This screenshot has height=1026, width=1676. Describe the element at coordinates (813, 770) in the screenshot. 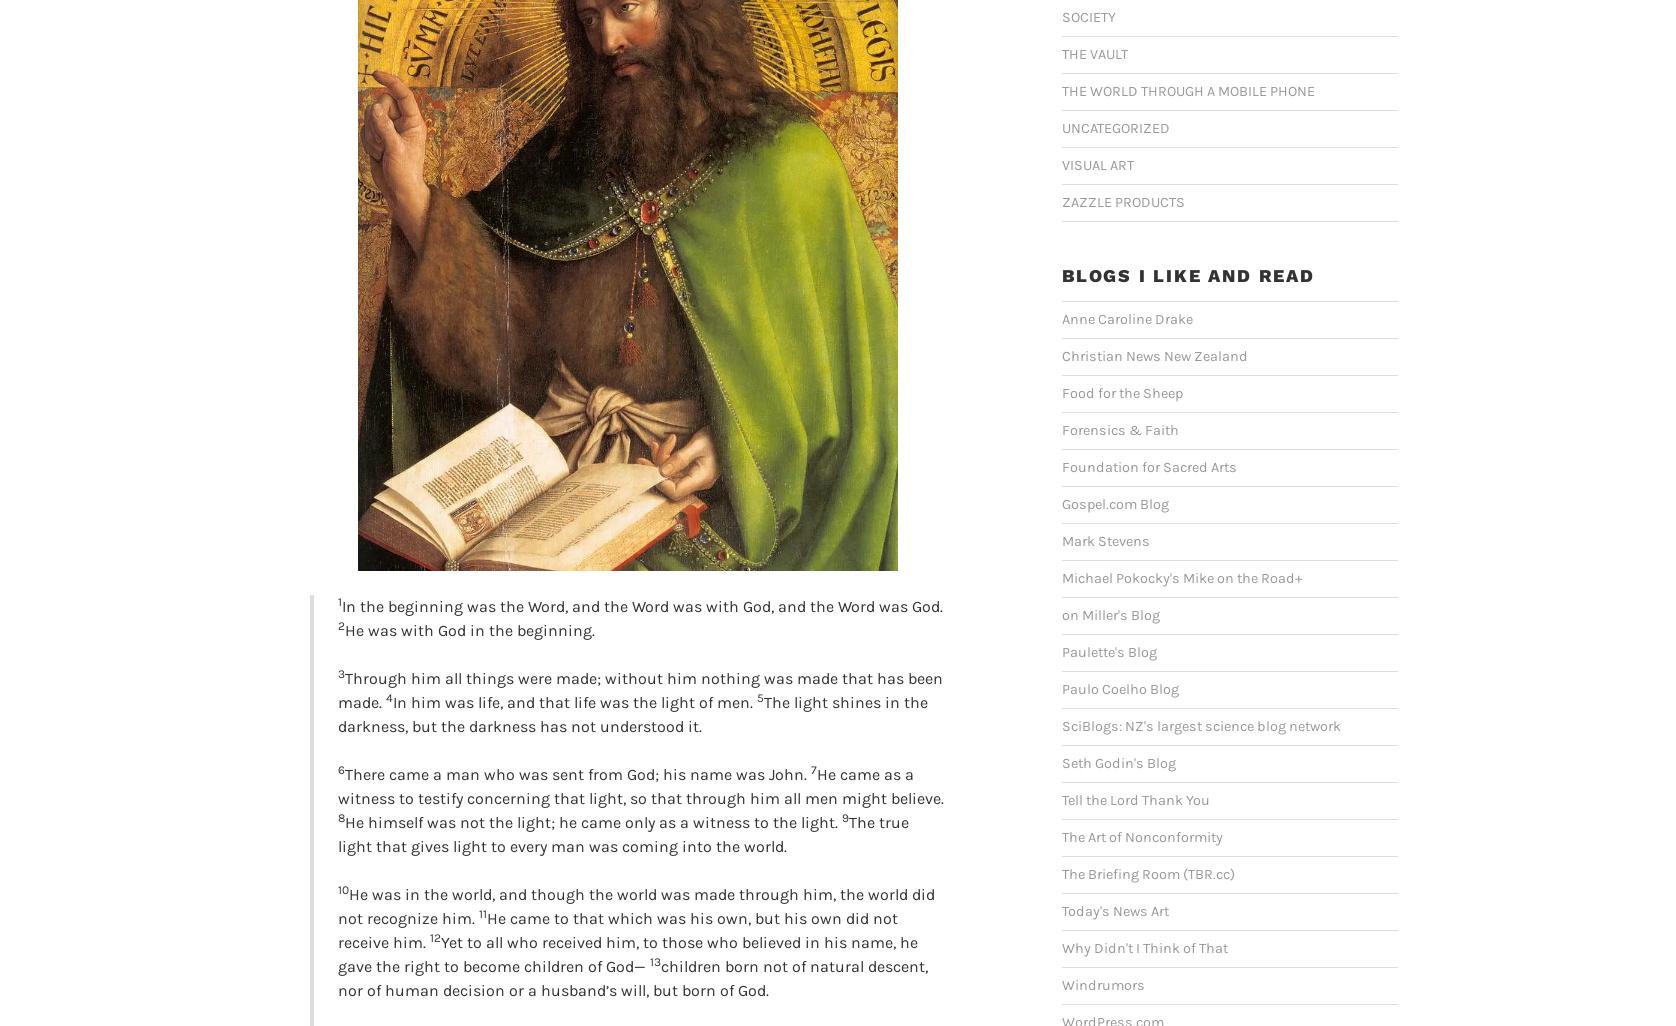

I see `'7'` at that location.